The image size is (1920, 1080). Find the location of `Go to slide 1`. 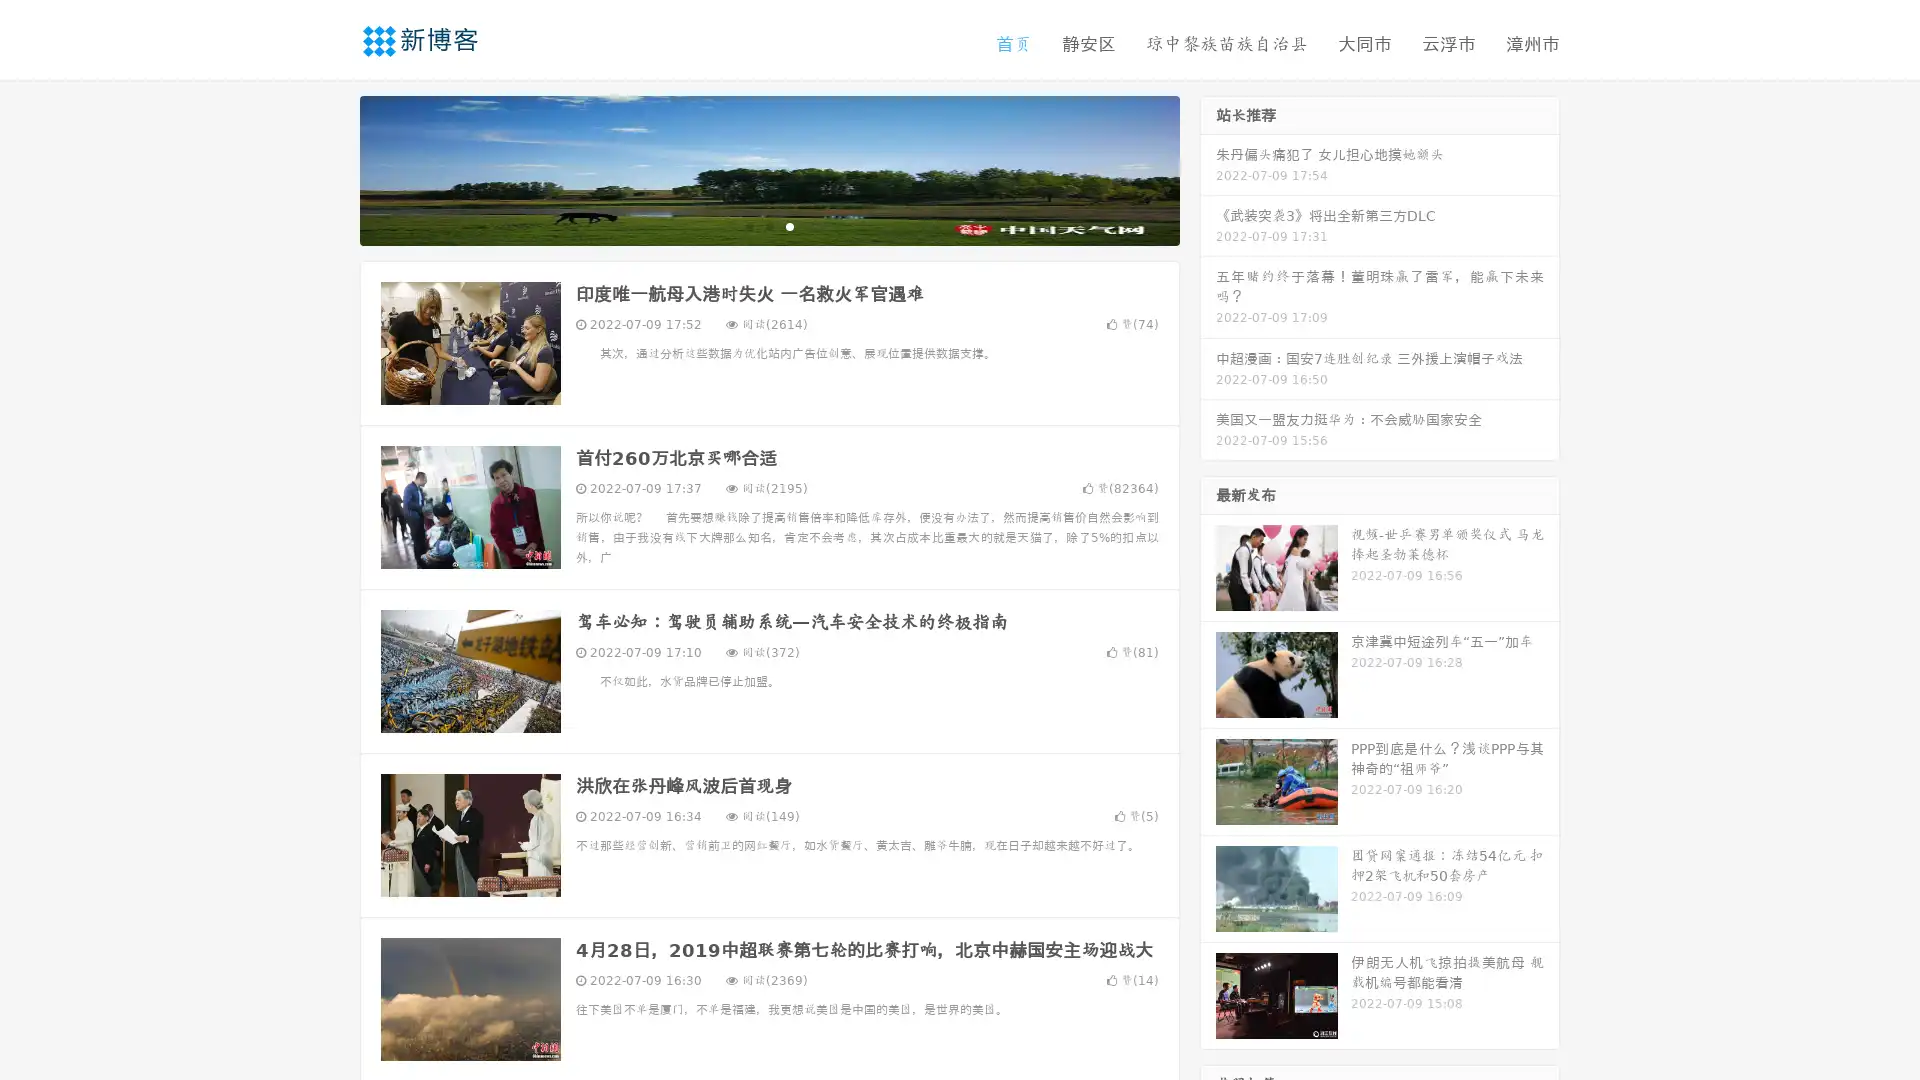

Go to slide 1 is located at coordinates (748, 225).